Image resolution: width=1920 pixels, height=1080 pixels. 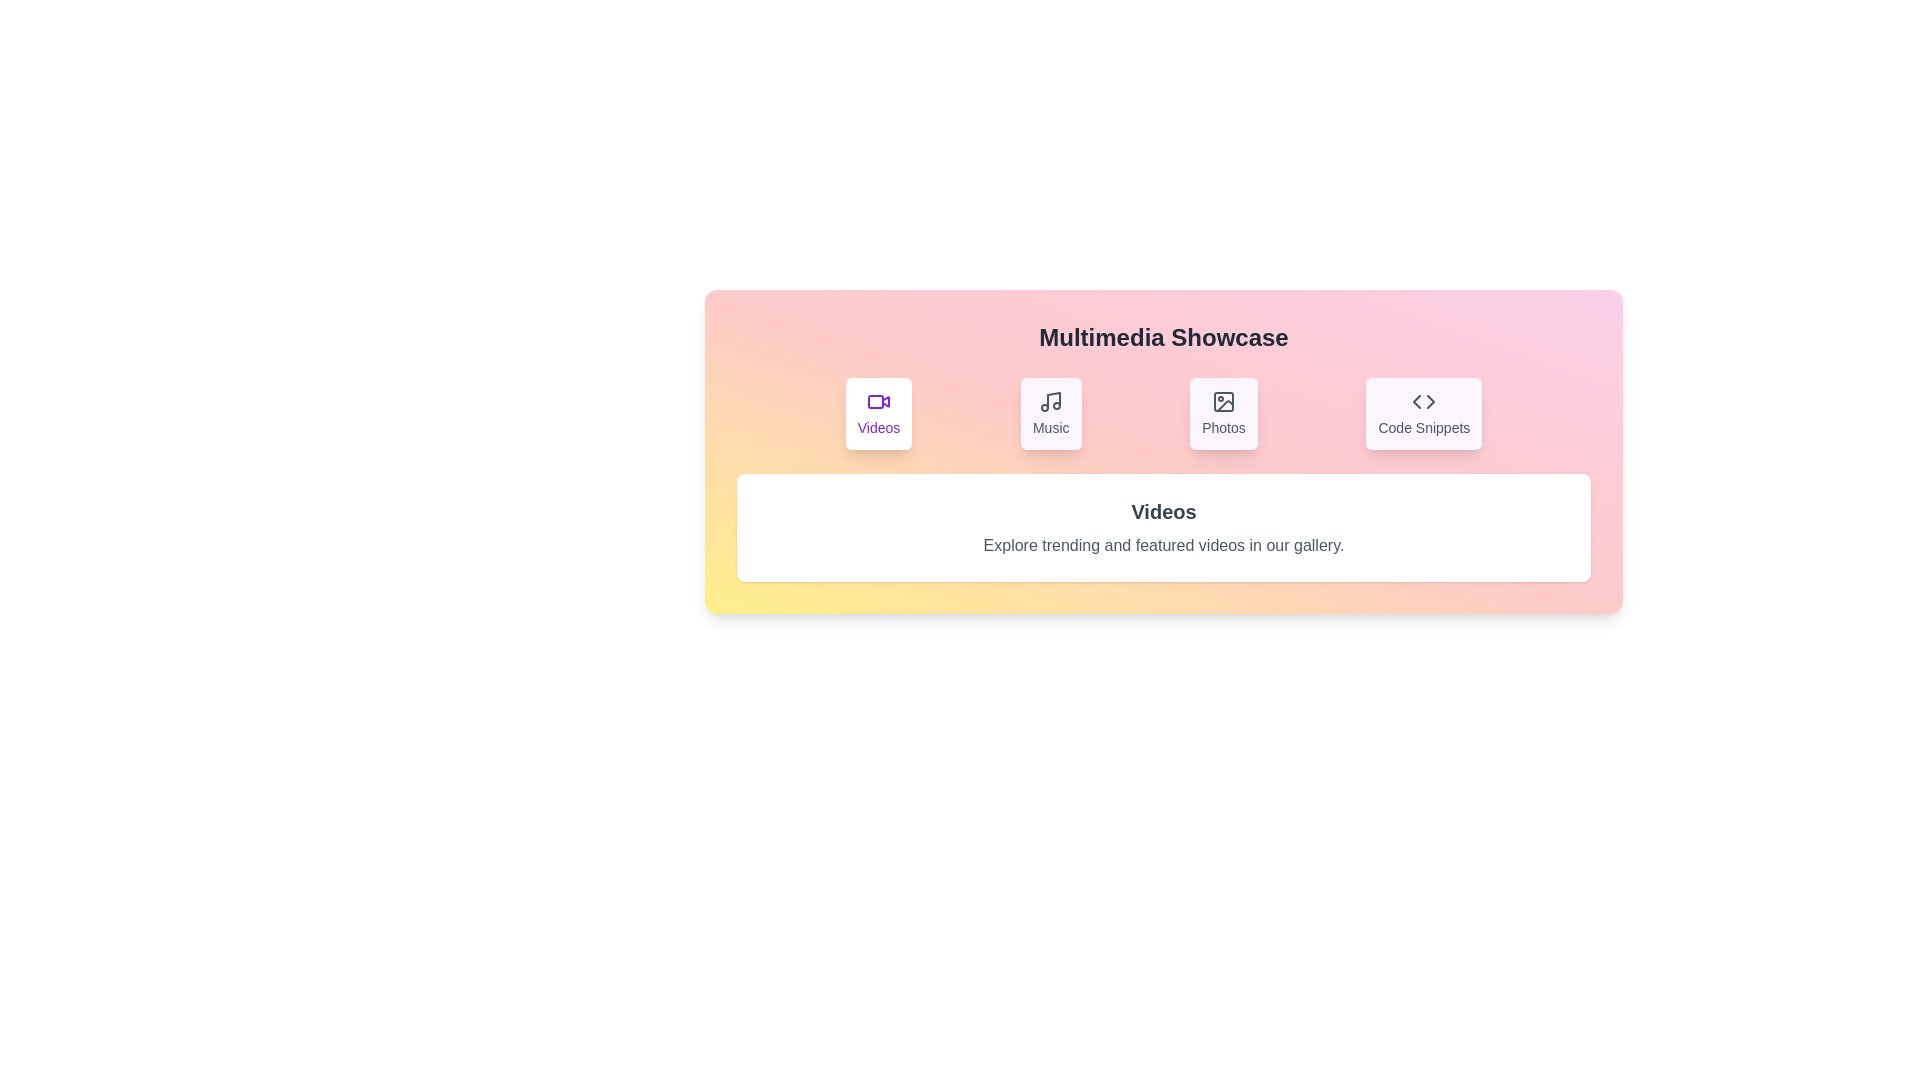 What do you see at coordinates (878, 412) in the screenshot?
I see `the Videos tab to view its content` at bounding box center [878, 412].